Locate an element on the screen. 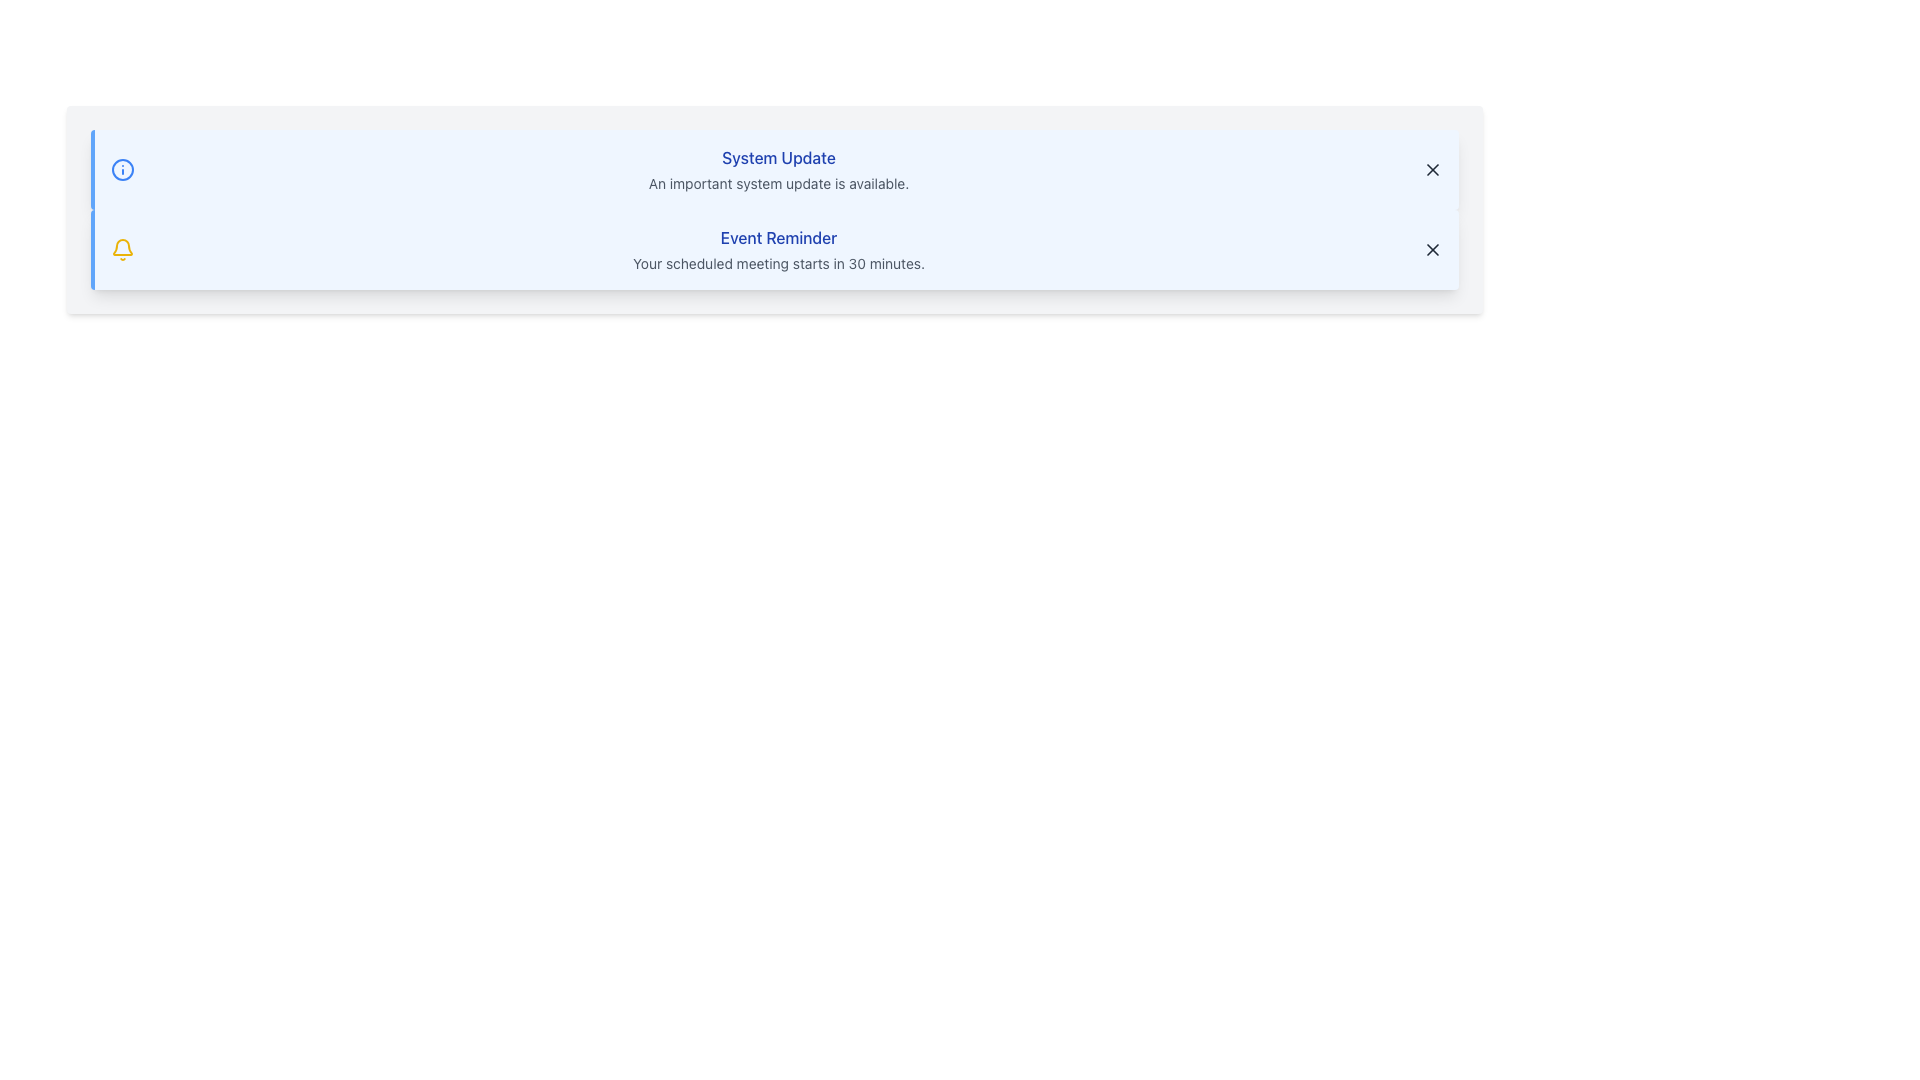  the Close Button icon, which is a diagonal cross mark in a 24x24 square located in the top-right corner of the notification bar is located at coordinates (1432, 249).